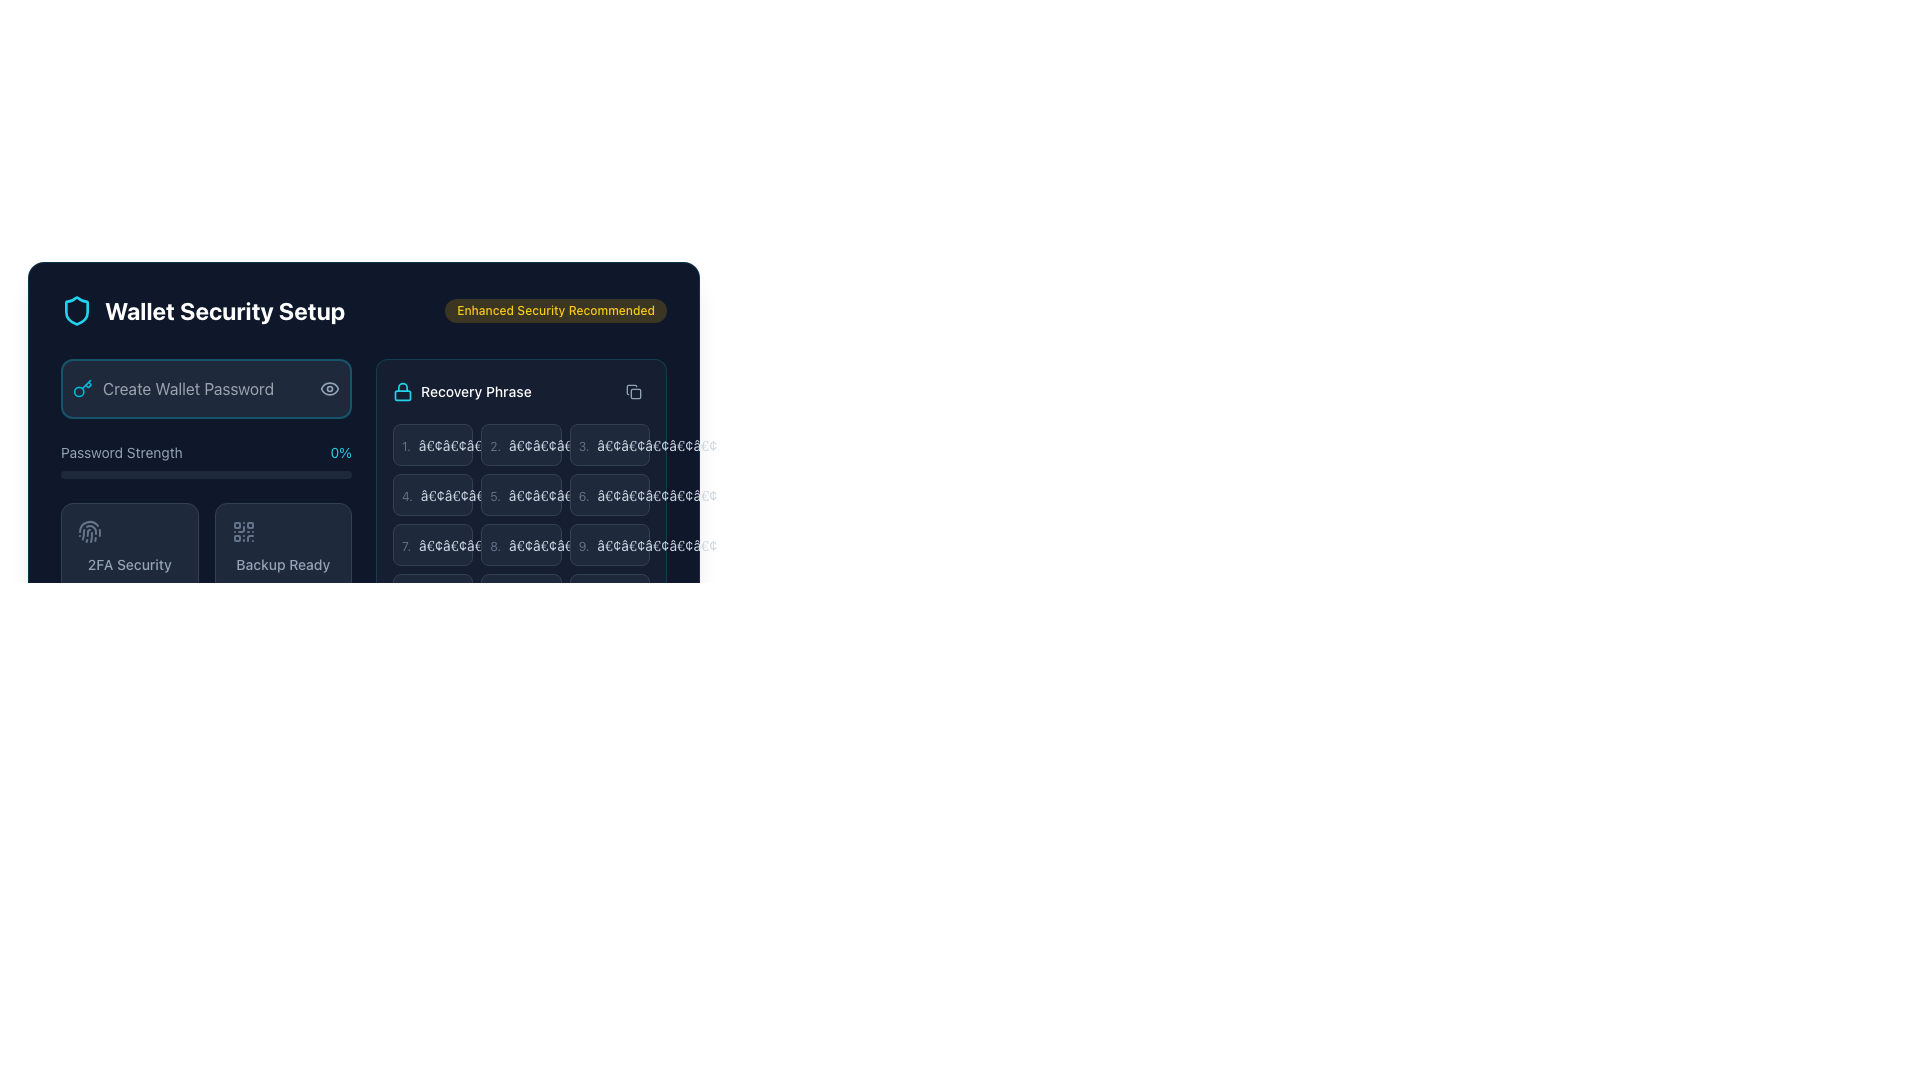 The width and height of the screenshot is (1920, 1080). I want to click on the shield icon with a cyan outline that is positioned to the far left of the 'Wallet Security Setup' title, so click(76, 311).